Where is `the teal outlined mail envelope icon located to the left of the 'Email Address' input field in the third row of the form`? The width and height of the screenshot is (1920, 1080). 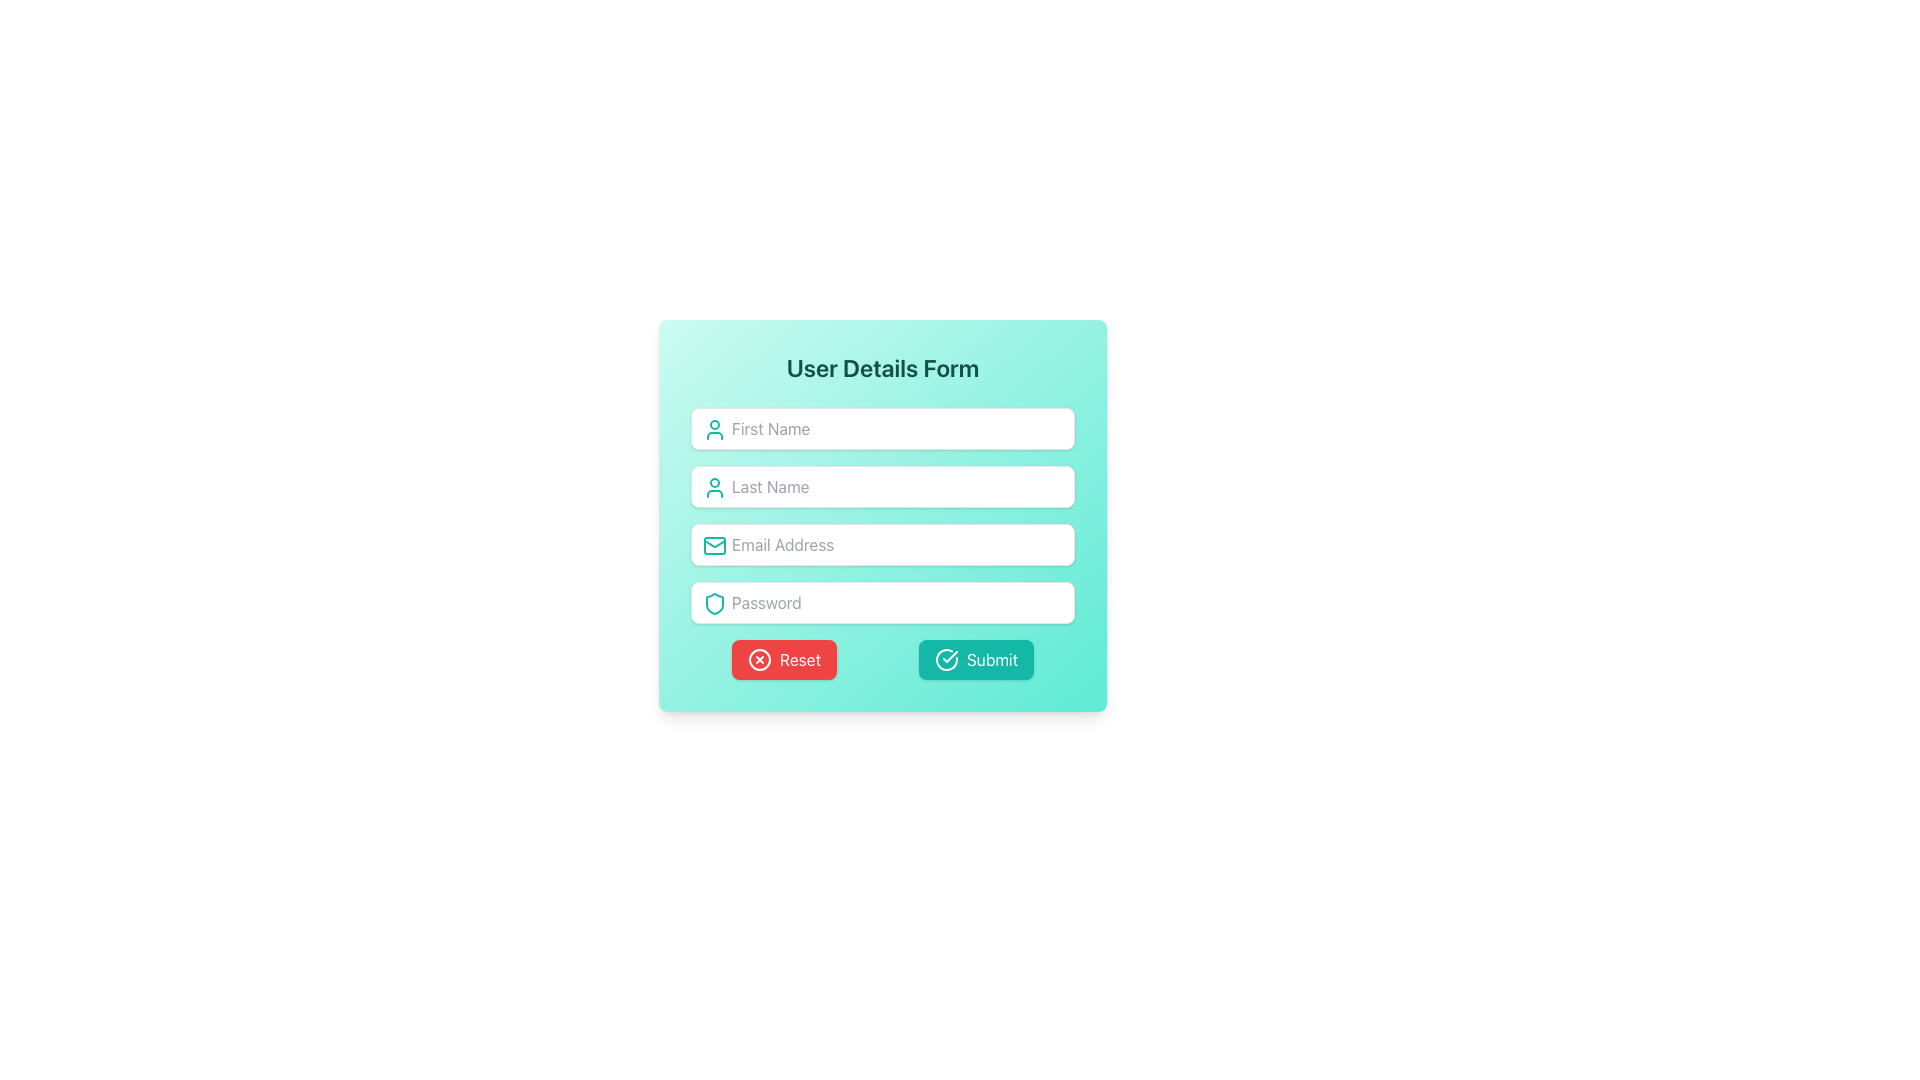
the teal outlined mail envelope icon located to the left of the 'Email Address' input field in the third row of the form is located at coordinates (715, 546).